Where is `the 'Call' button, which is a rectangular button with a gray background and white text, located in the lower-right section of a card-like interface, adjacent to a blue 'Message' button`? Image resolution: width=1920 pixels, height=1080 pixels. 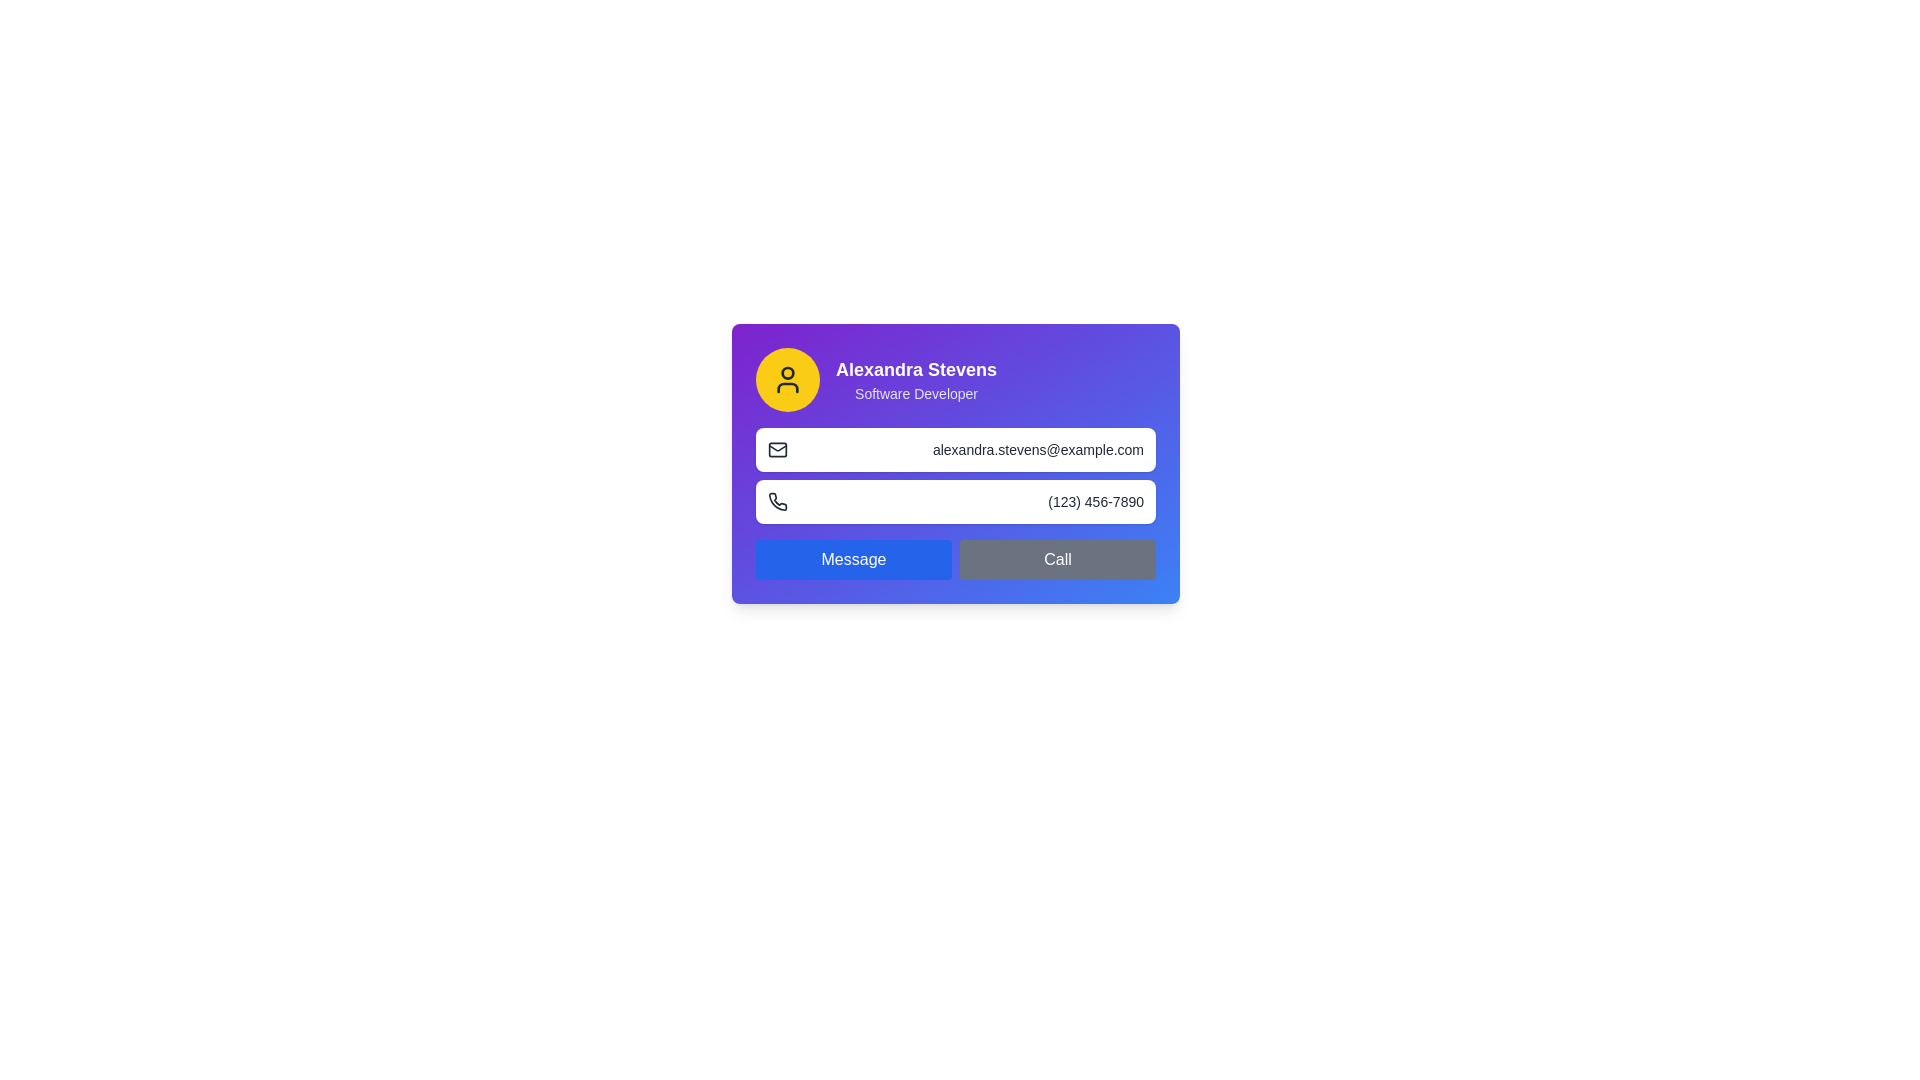
the 'Call' button, which is a rectangular button with a gray background and white text, located in the lower-right section of a card-like interface, adjacent to a blue 'Message' button is located at coordinates (1056, 559).